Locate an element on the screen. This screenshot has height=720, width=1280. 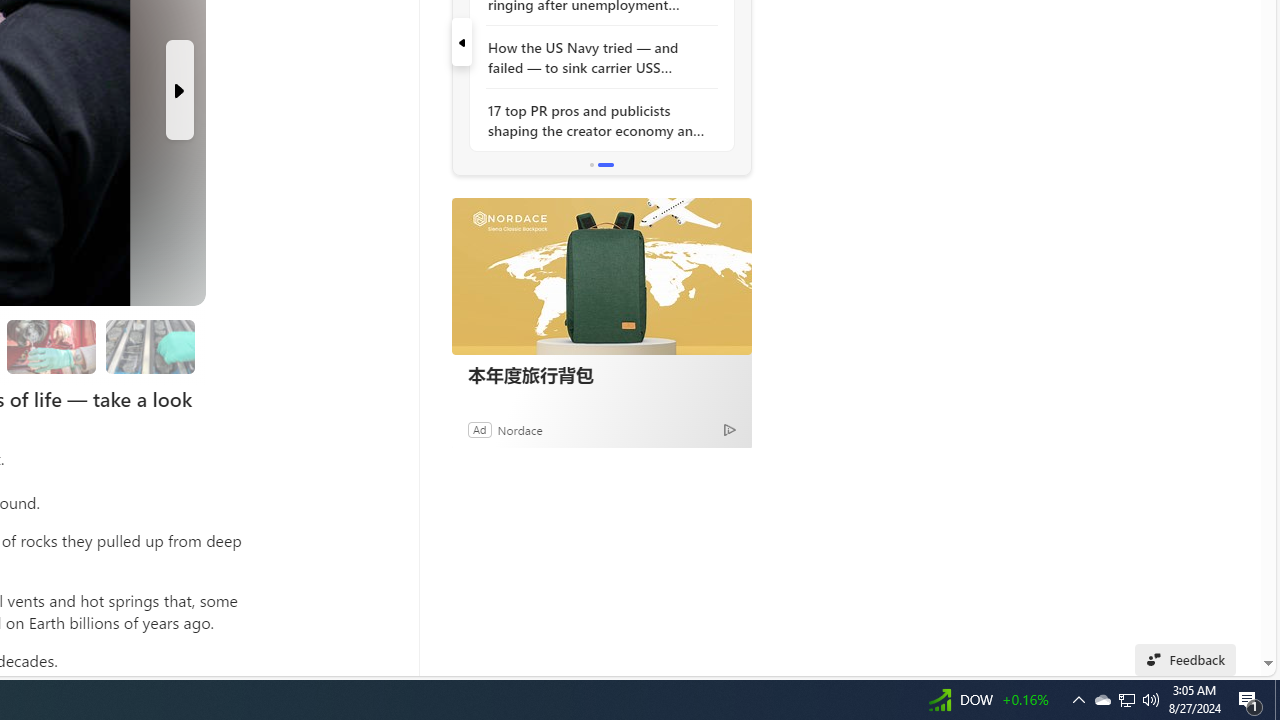
'Researchers are still studying the samples' is located at coordinates (148, 345).